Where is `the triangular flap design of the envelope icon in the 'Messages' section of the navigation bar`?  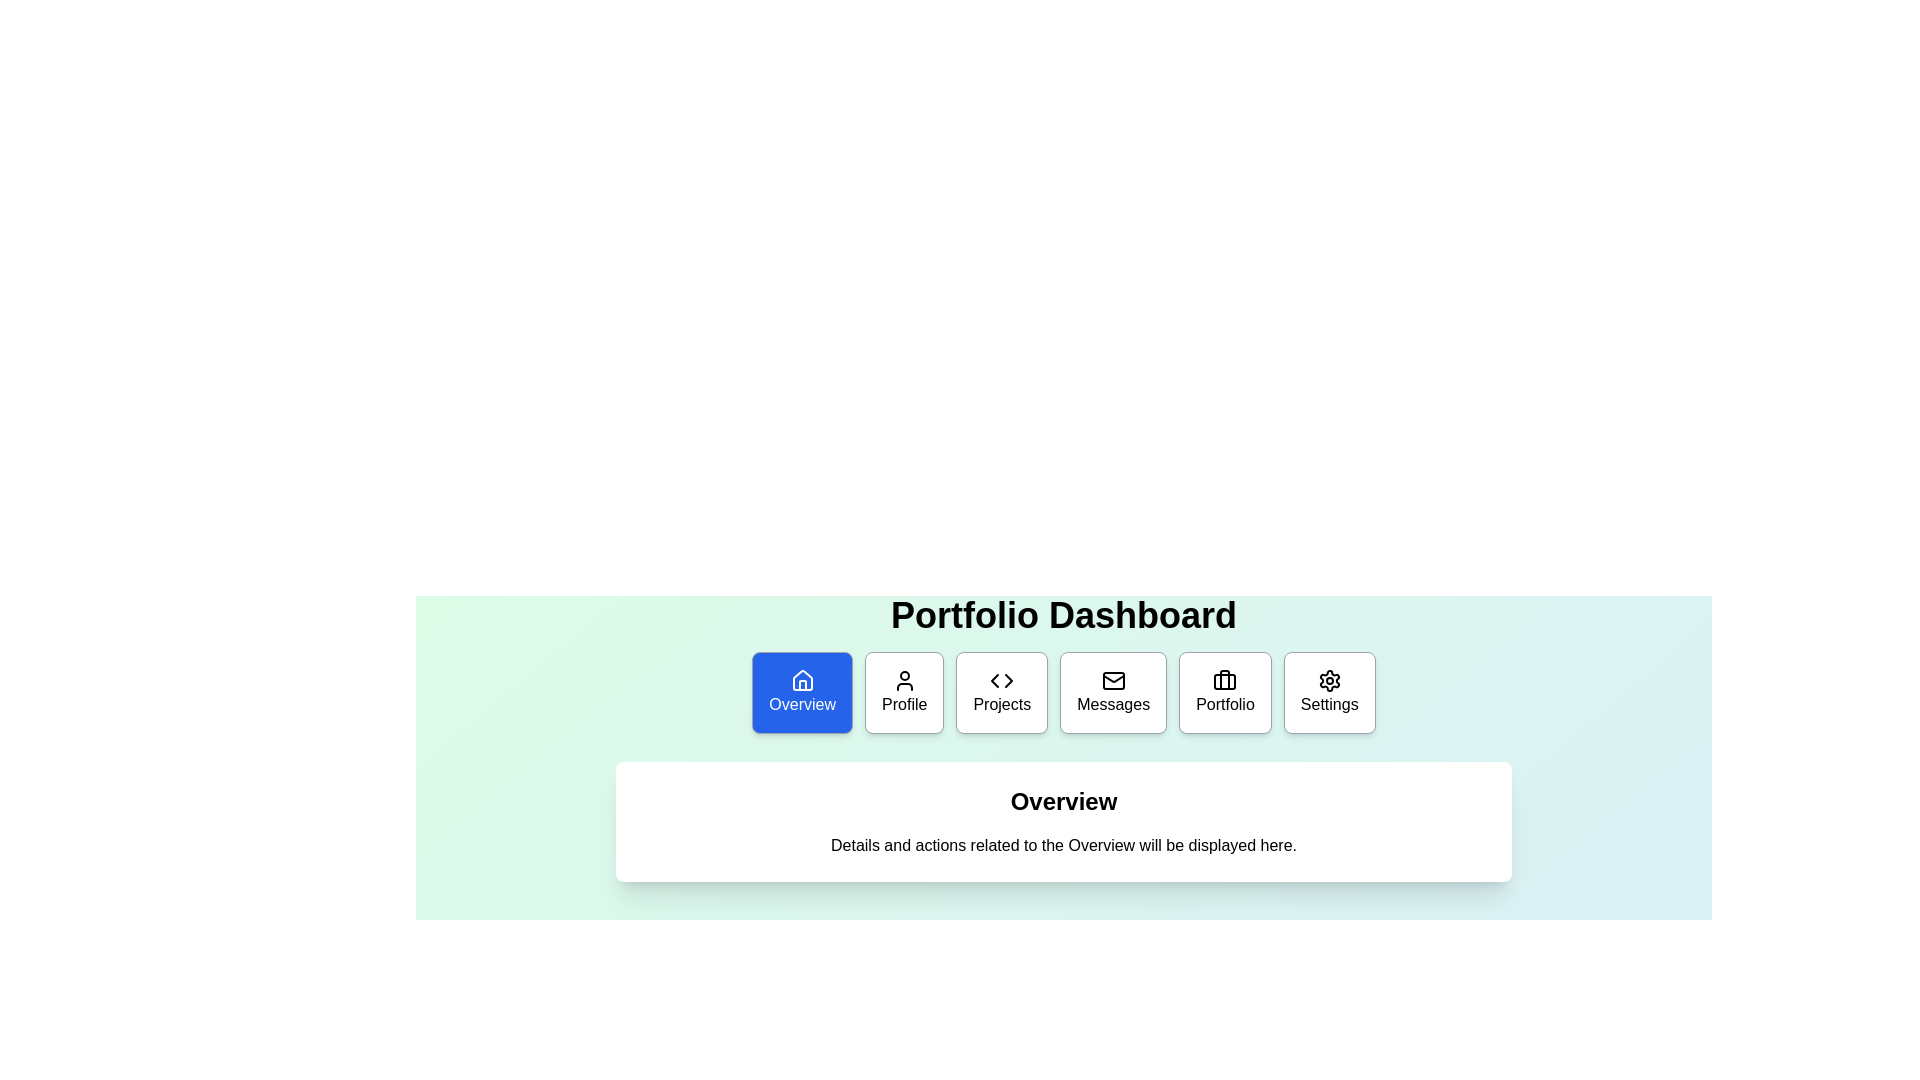
the triangular flap design of the envelope icon in the 'Messages' section of the navigation bar is located at coordinates (1112, 677).